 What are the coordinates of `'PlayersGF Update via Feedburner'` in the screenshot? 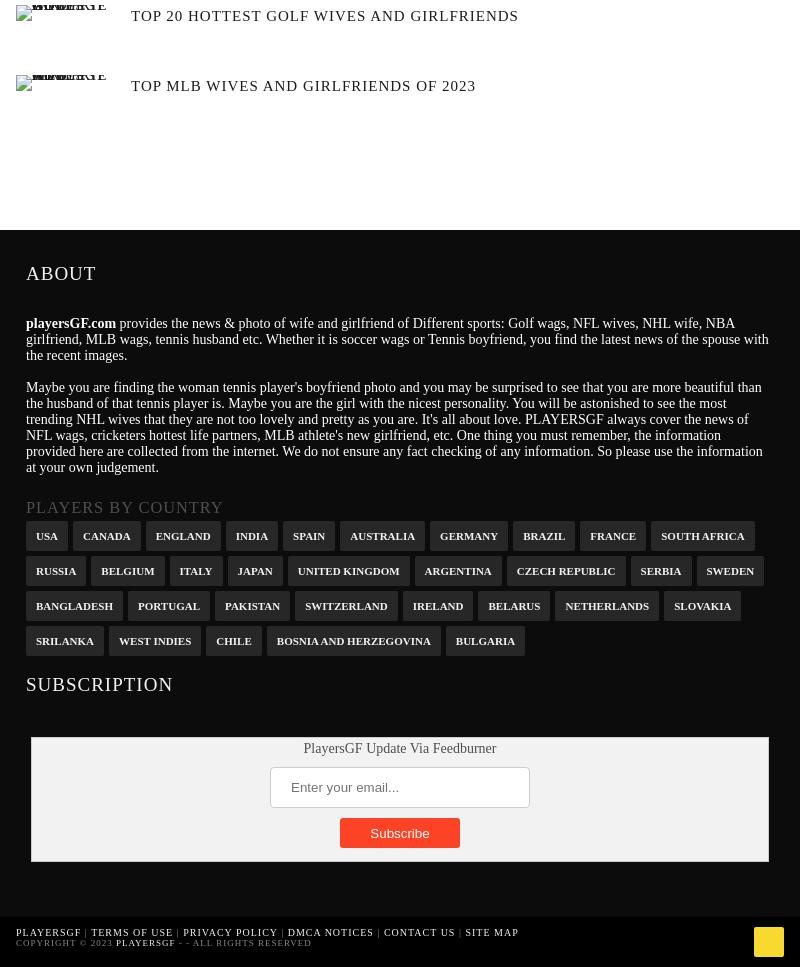 It's located at (398, 748).